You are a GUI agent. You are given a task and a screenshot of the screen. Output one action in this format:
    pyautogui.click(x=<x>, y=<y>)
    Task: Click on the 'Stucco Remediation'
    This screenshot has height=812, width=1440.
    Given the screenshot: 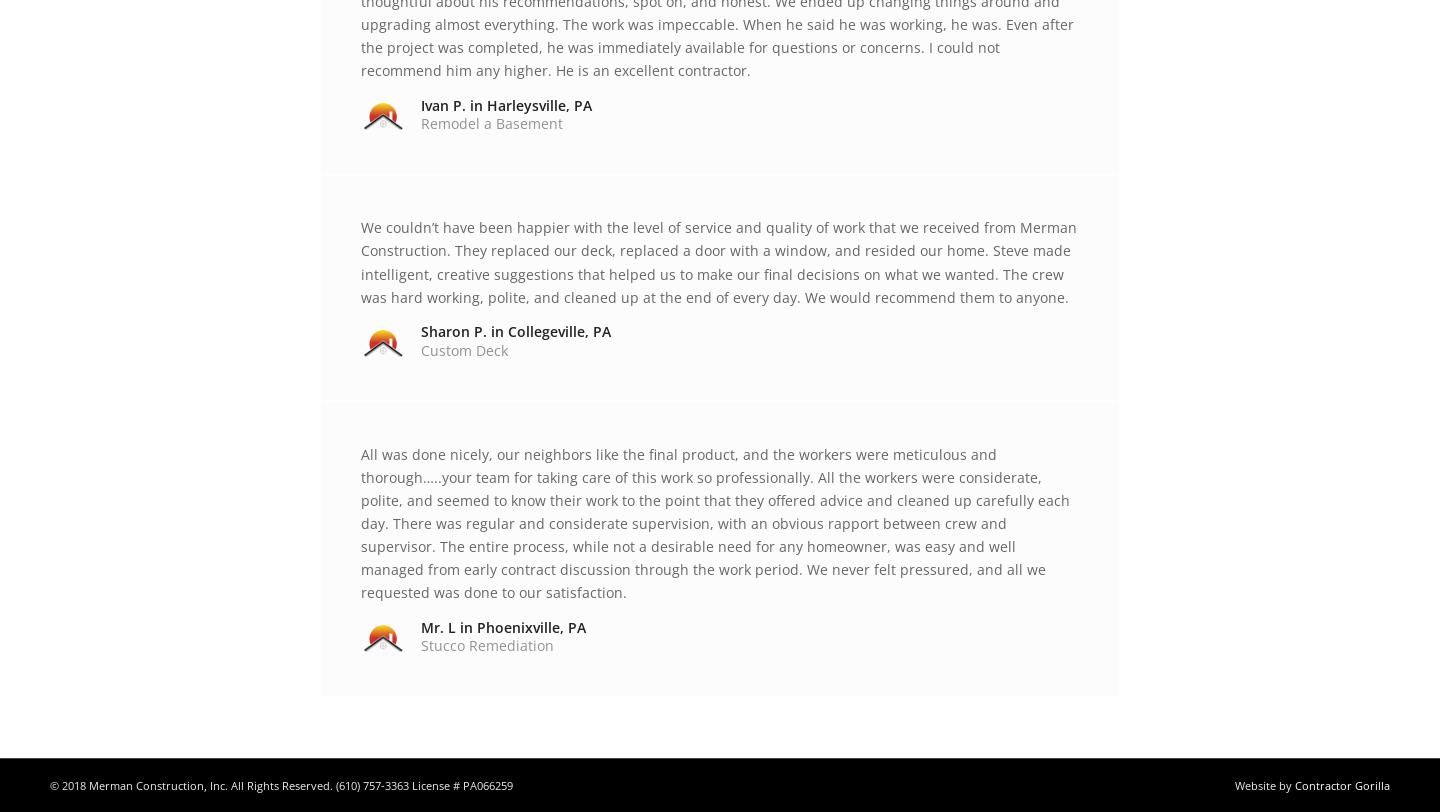 What is the action you would take?
    pyautogui.click(x=486, y=645)
    